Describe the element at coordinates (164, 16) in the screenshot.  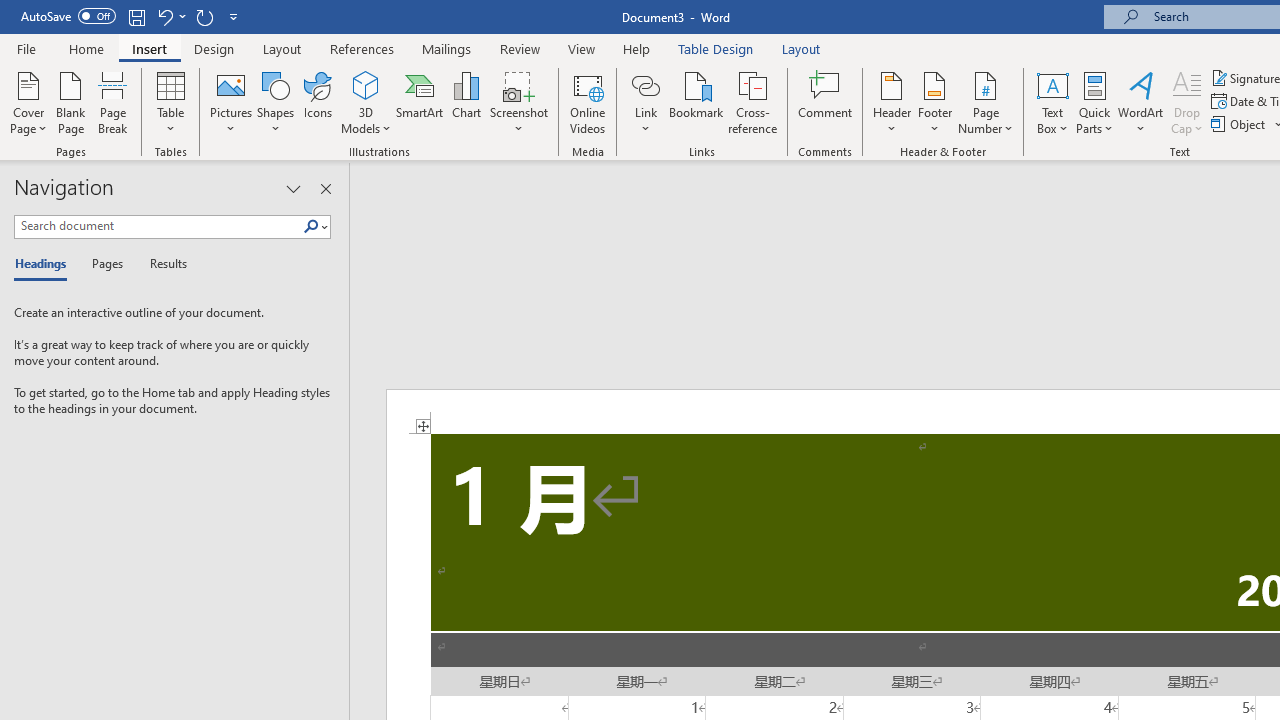
I see `'Undo Increase Indent'` at that location.